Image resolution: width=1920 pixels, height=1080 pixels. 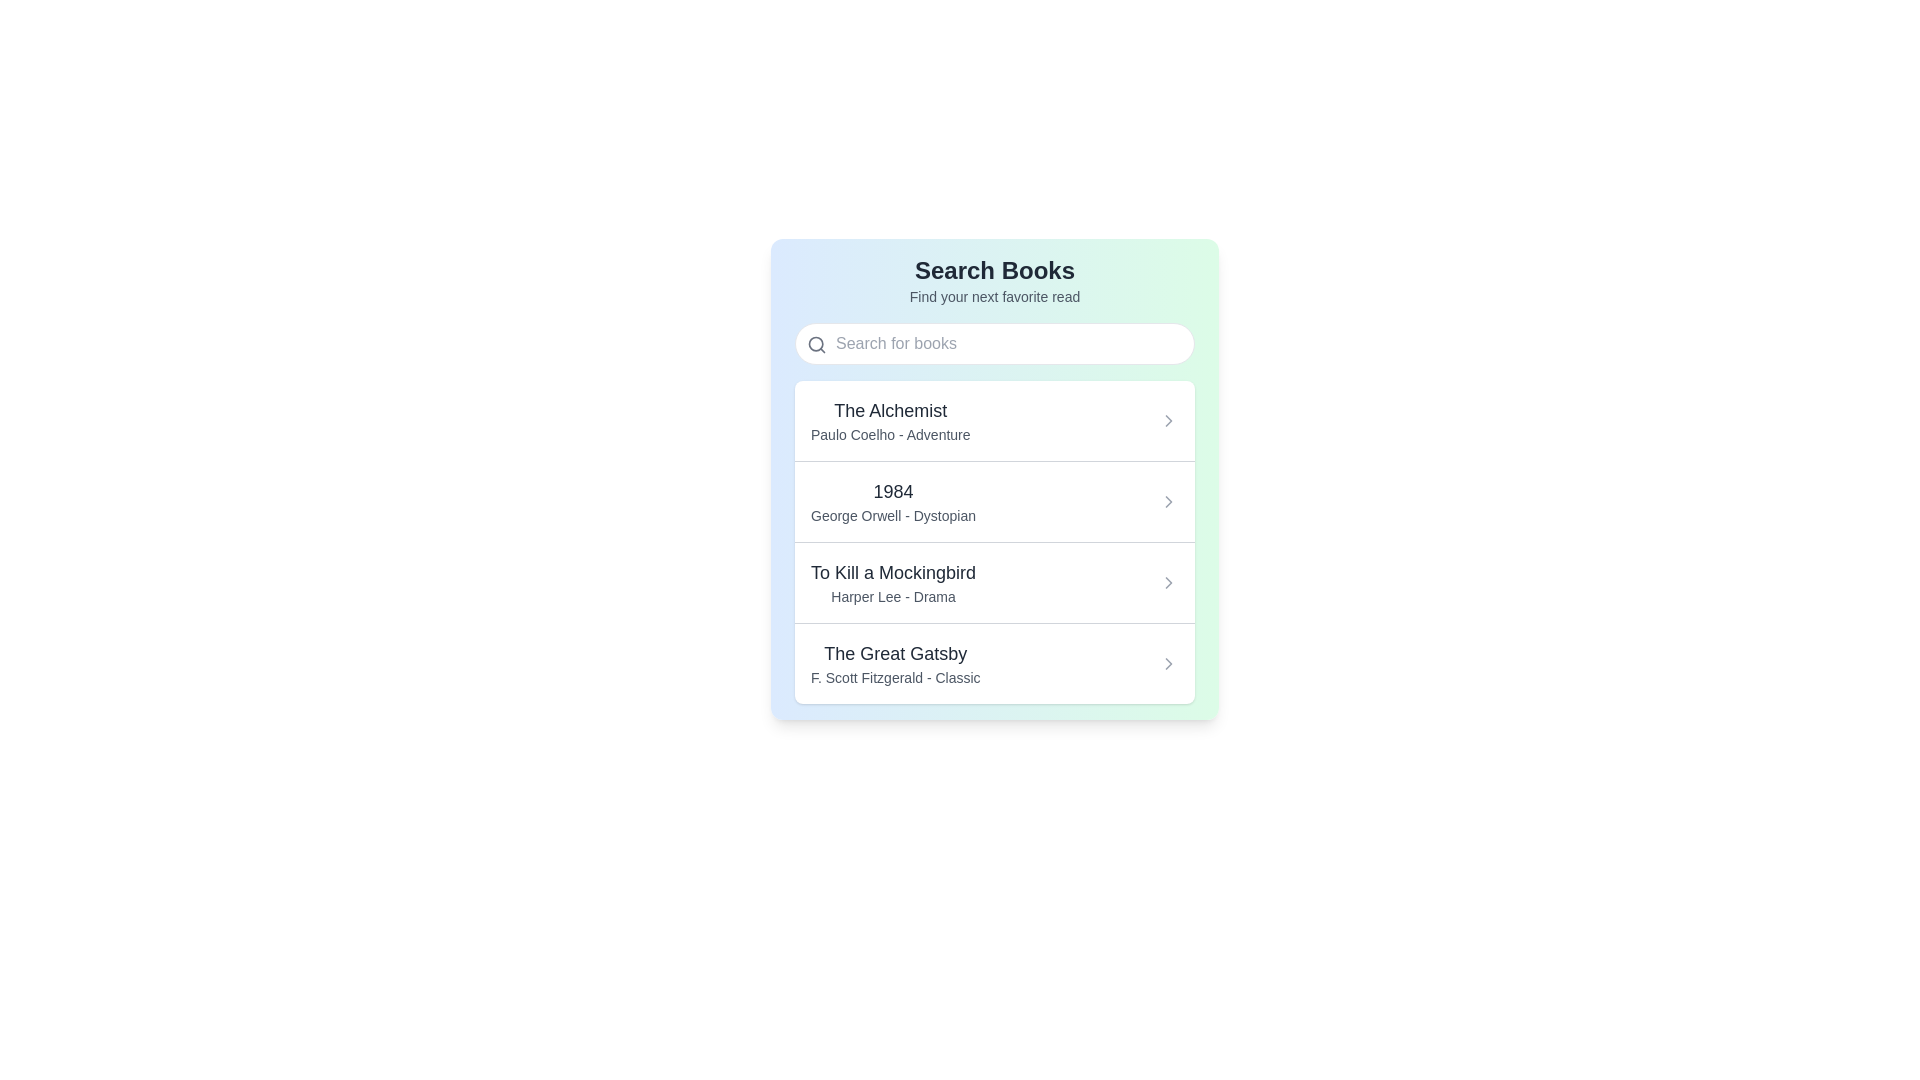 I want to click on the text display block element that shows 'The Great Gatsby' and 'F. Scott Fitzgerald - Classic' in the 'Search Books' interface, so click(x=894, y=663).